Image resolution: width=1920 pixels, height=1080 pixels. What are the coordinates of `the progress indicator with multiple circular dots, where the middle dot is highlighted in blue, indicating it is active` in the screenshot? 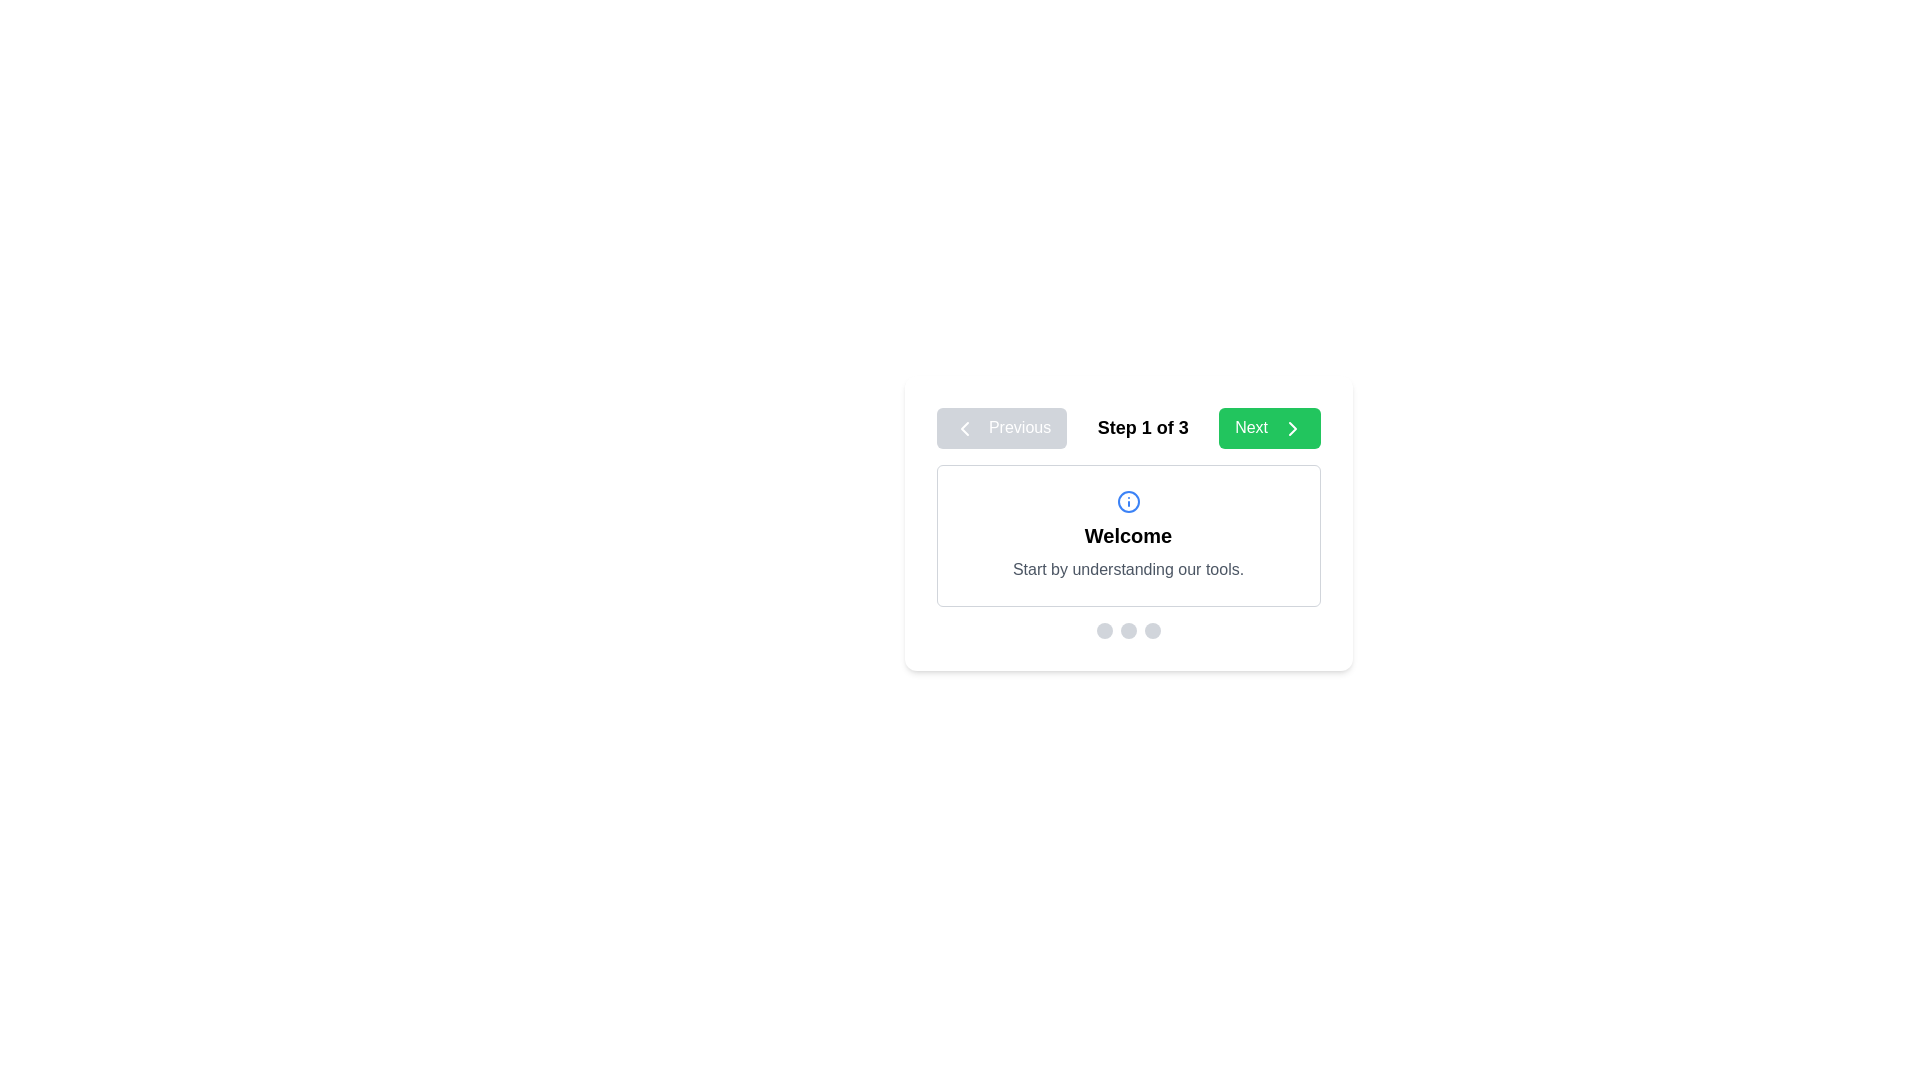 It's located at (1128, 630).